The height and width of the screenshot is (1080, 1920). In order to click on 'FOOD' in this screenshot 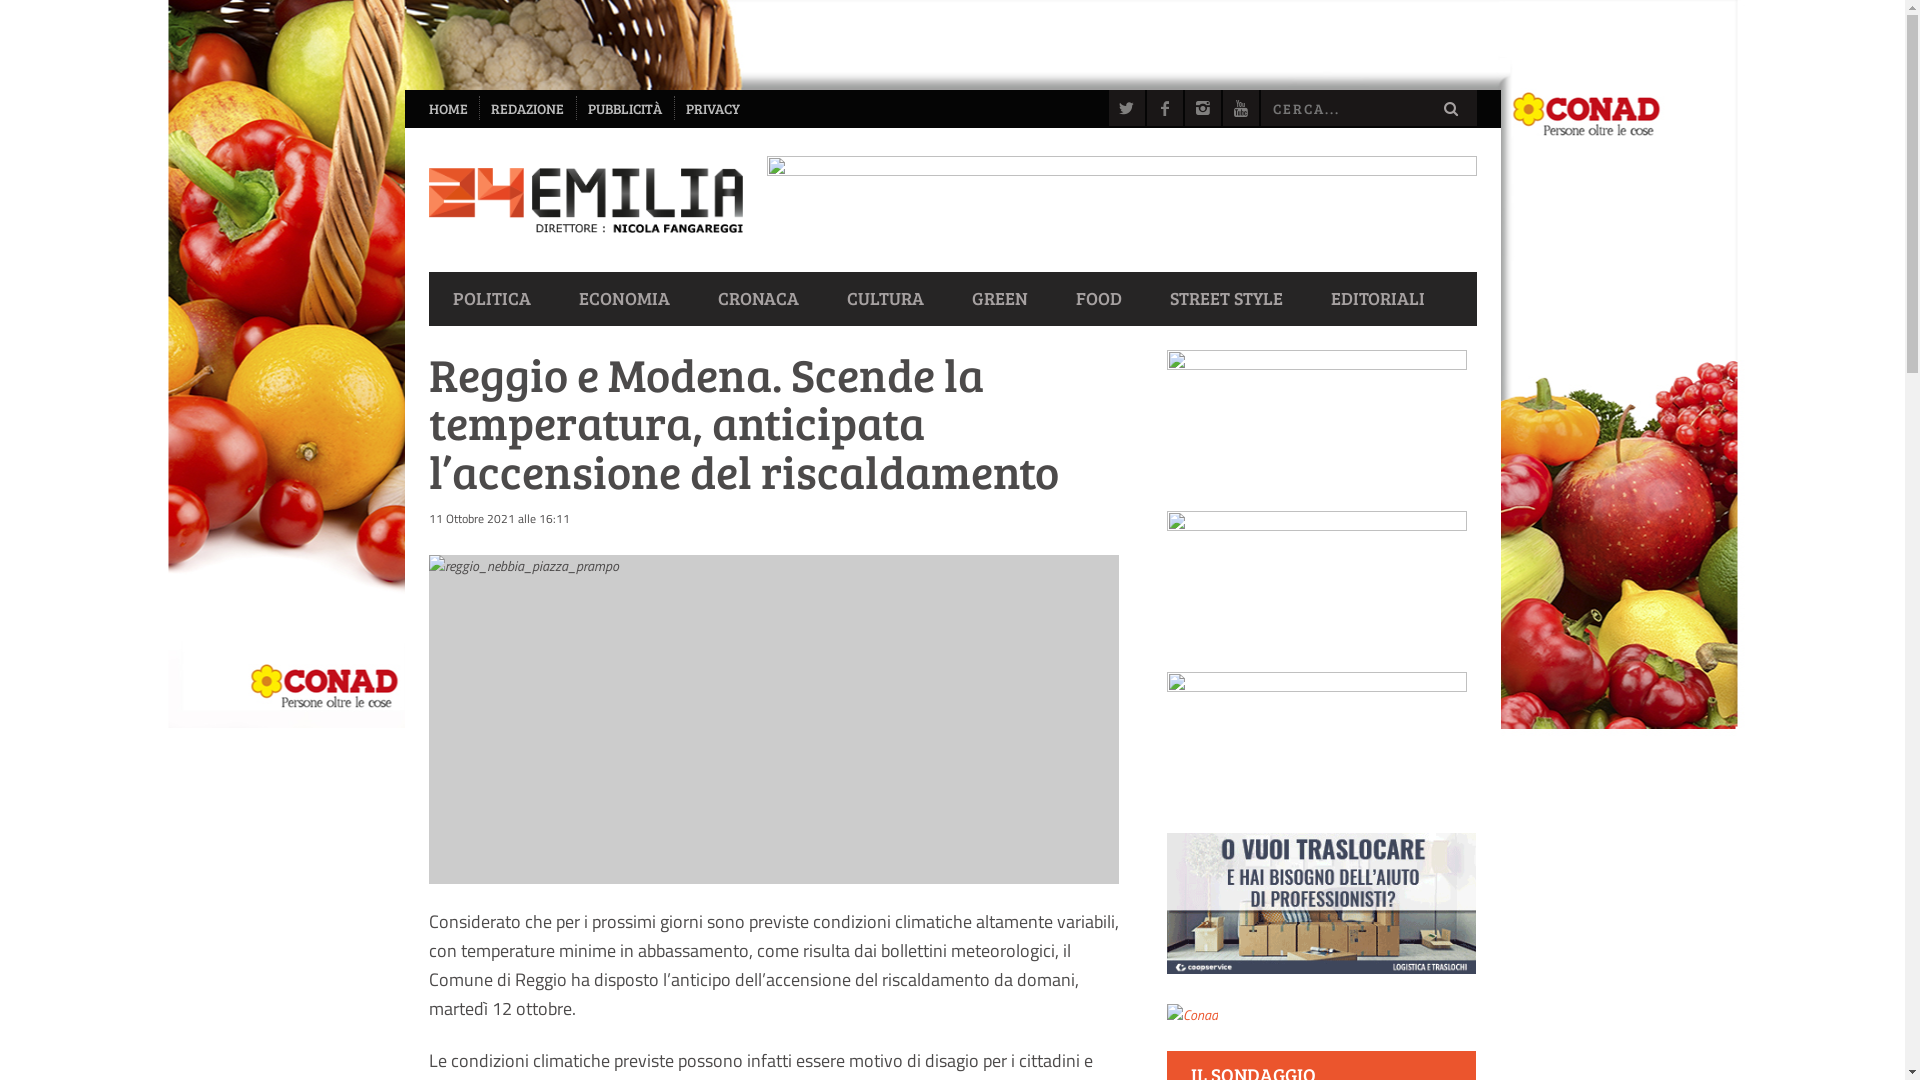, I will do `click(1098, 298)`.